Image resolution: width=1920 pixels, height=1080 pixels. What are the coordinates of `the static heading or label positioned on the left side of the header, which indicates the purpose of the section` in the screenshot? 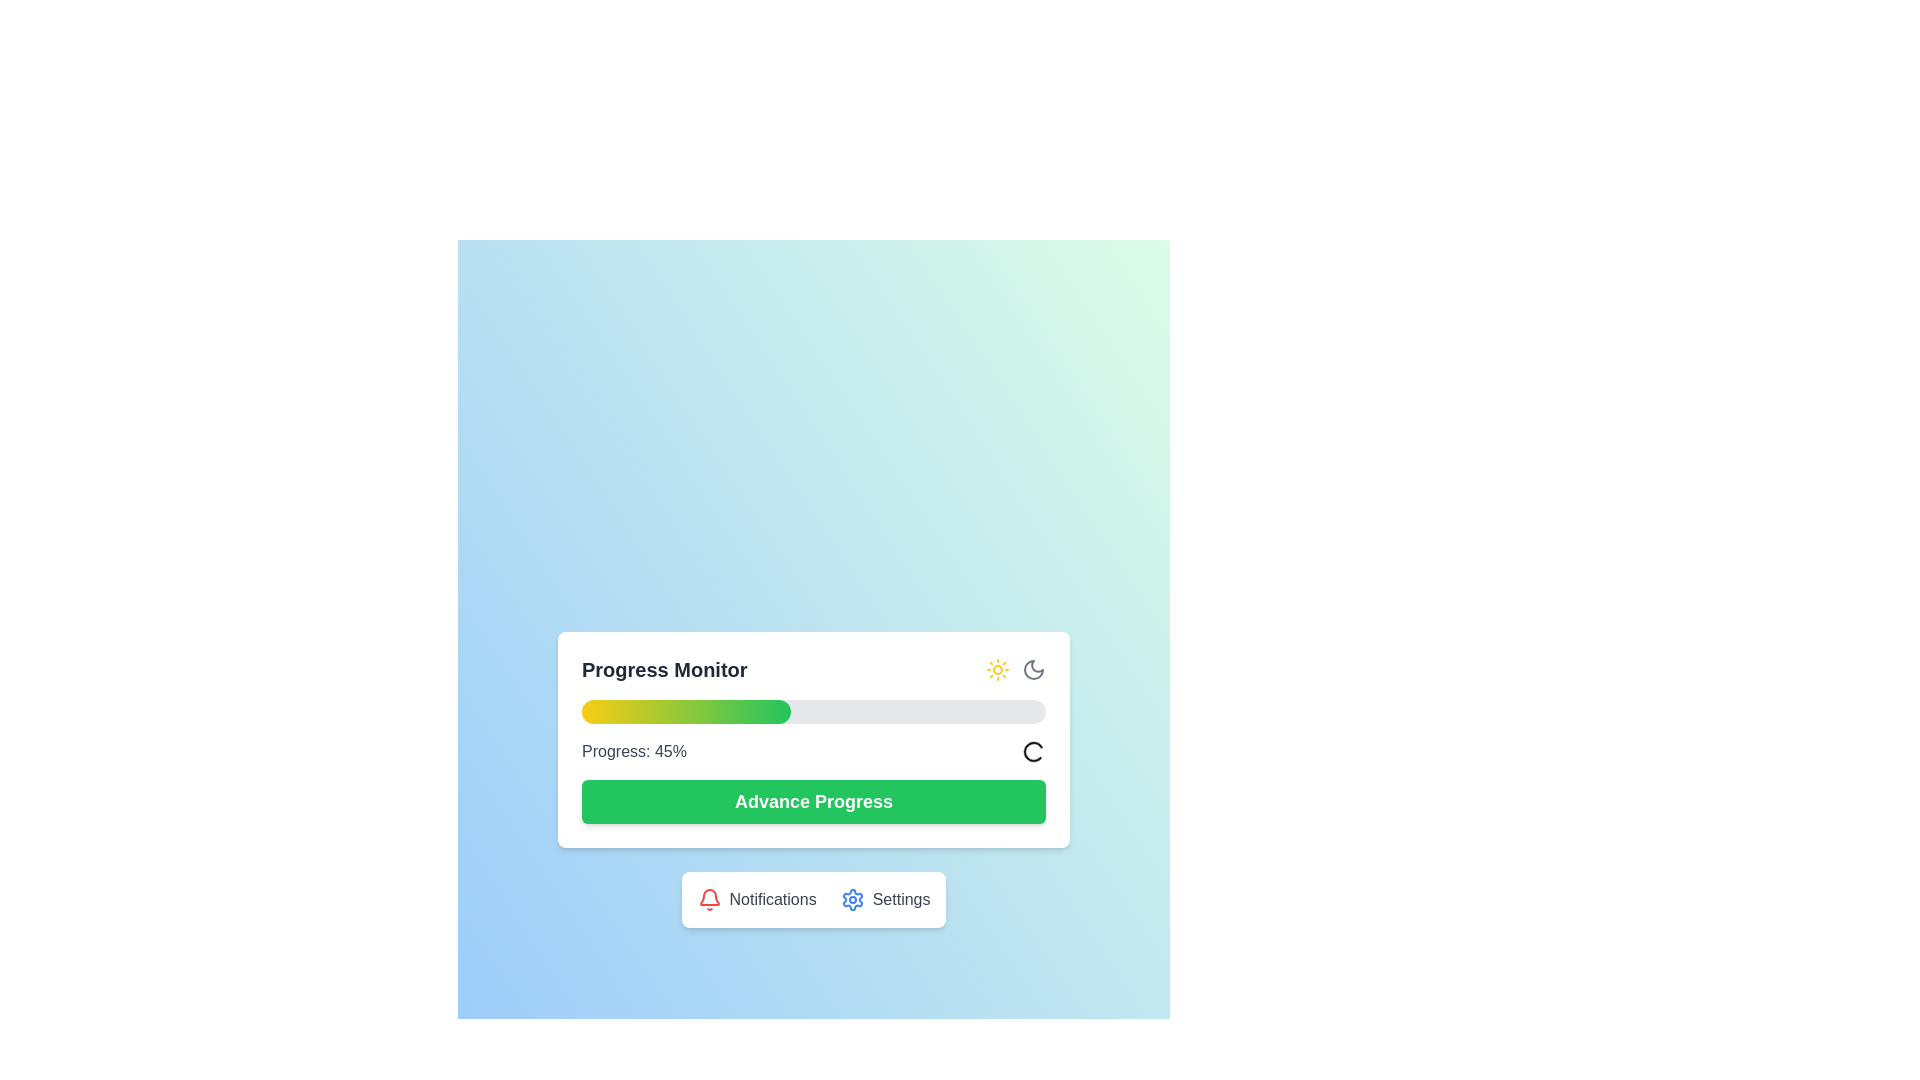 It's located at (664, 670).